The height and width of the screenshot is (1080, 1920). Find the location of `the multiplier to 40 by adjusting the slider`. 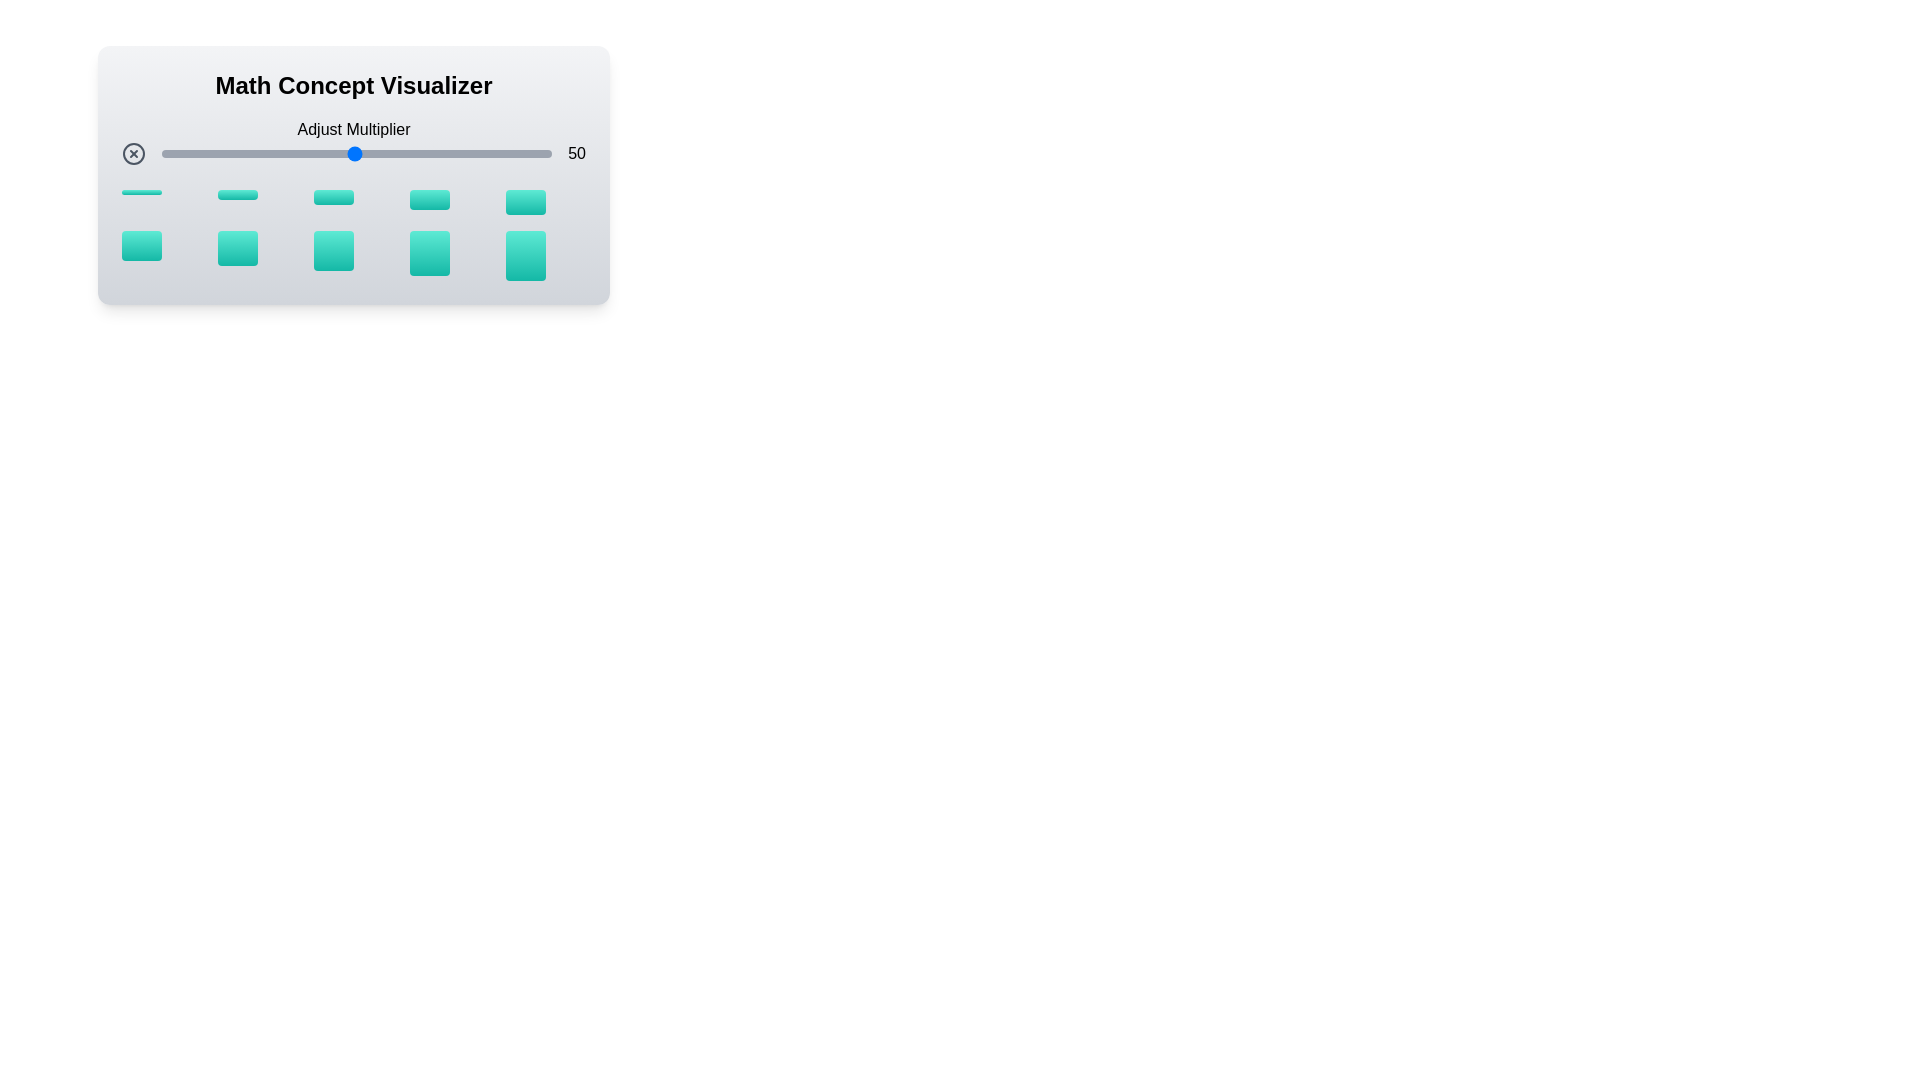

the multiplier to 40 by adjusting the slider is located at coordinates (314, 153).